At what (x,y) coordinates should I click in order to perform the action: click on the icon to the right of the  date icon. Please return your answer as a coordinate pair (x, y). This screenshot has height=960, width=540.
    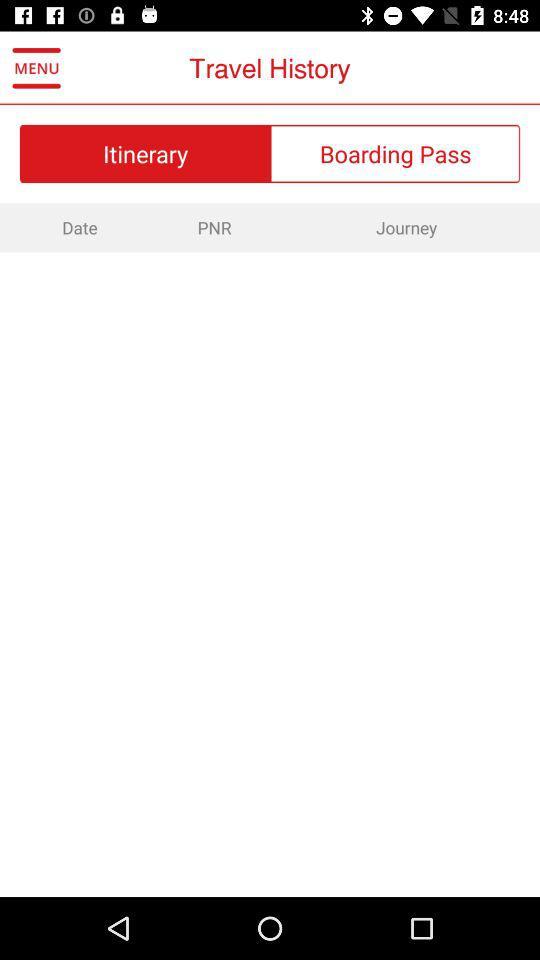
    Looking at the image, I should click on (213, 227).